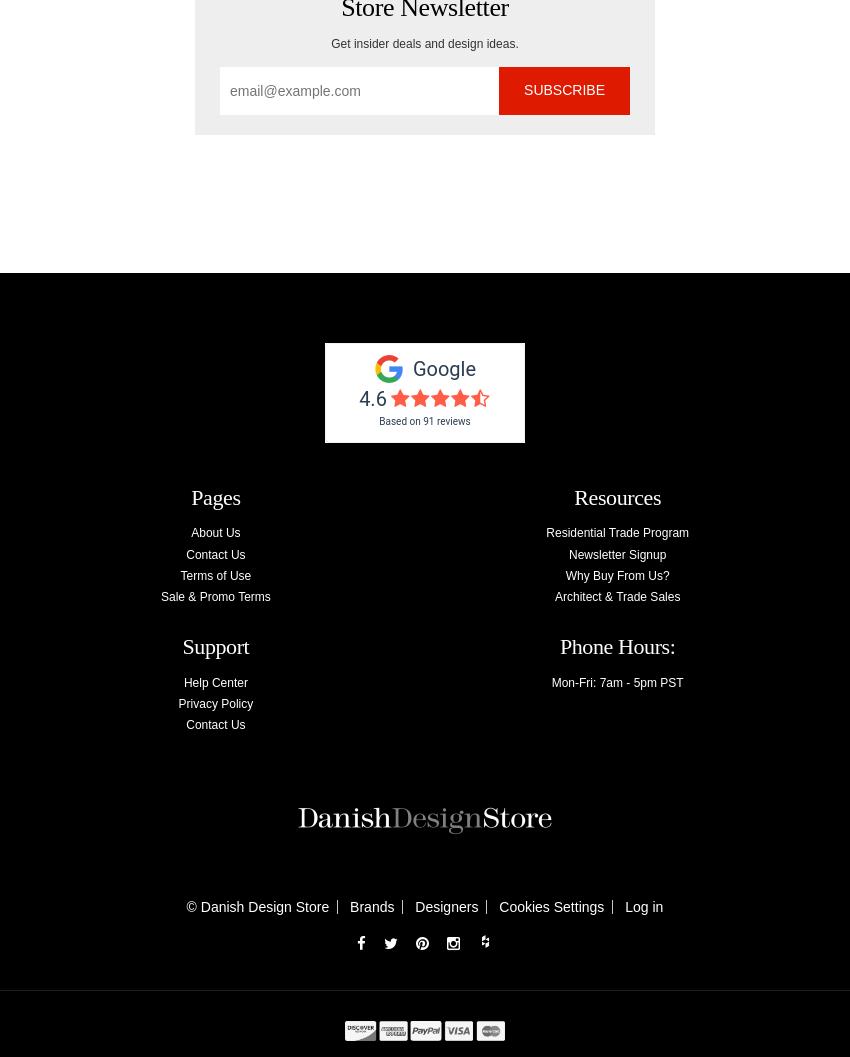 The height and width of the screenshot is (1057, 850). I want to click on 'Cookies Settings', so click(550, 907).